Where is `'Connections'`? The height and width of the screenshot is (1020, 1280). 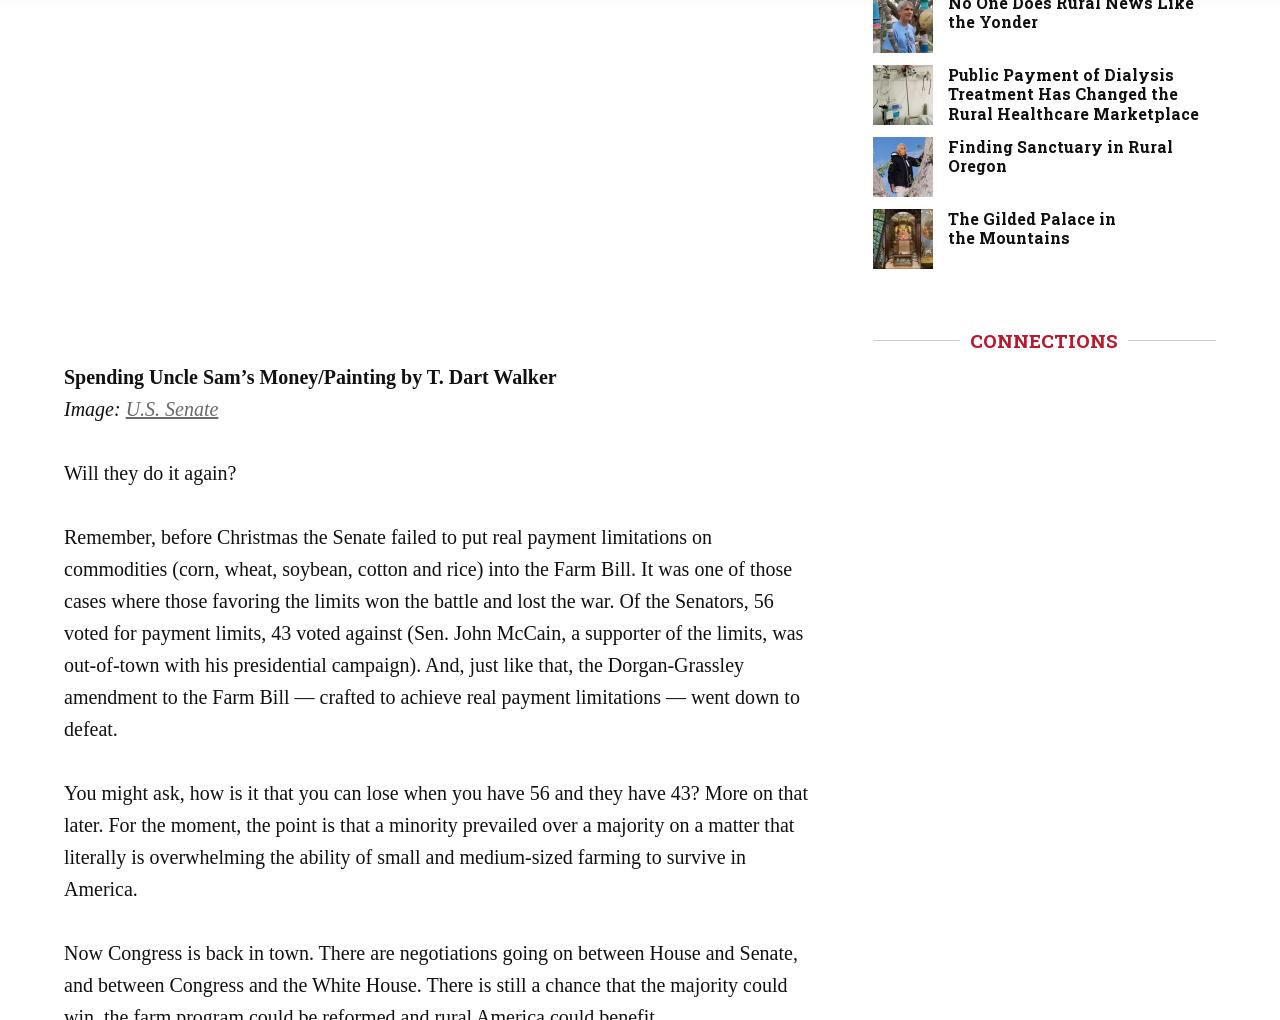 'Connections' is located at coordinates (969, 340).